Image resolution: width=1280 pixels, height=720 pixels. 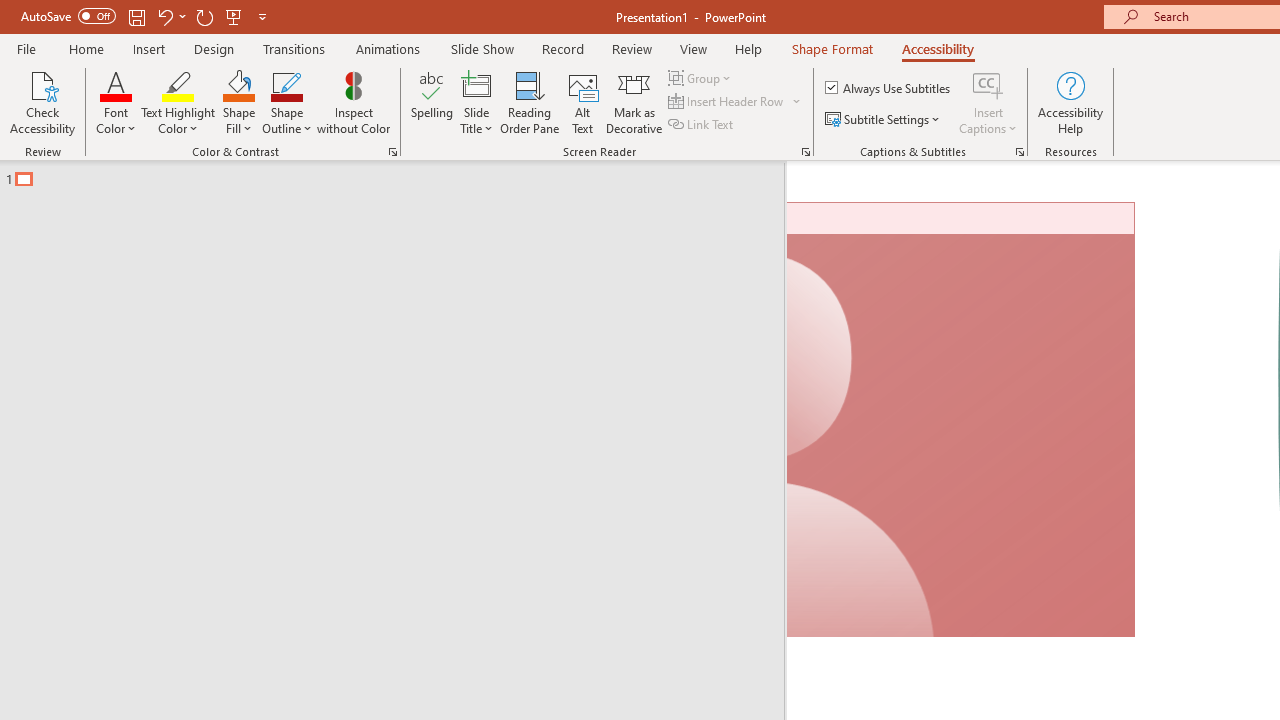 I want to click on 'Insert Captions', so click(x=988, y=103).